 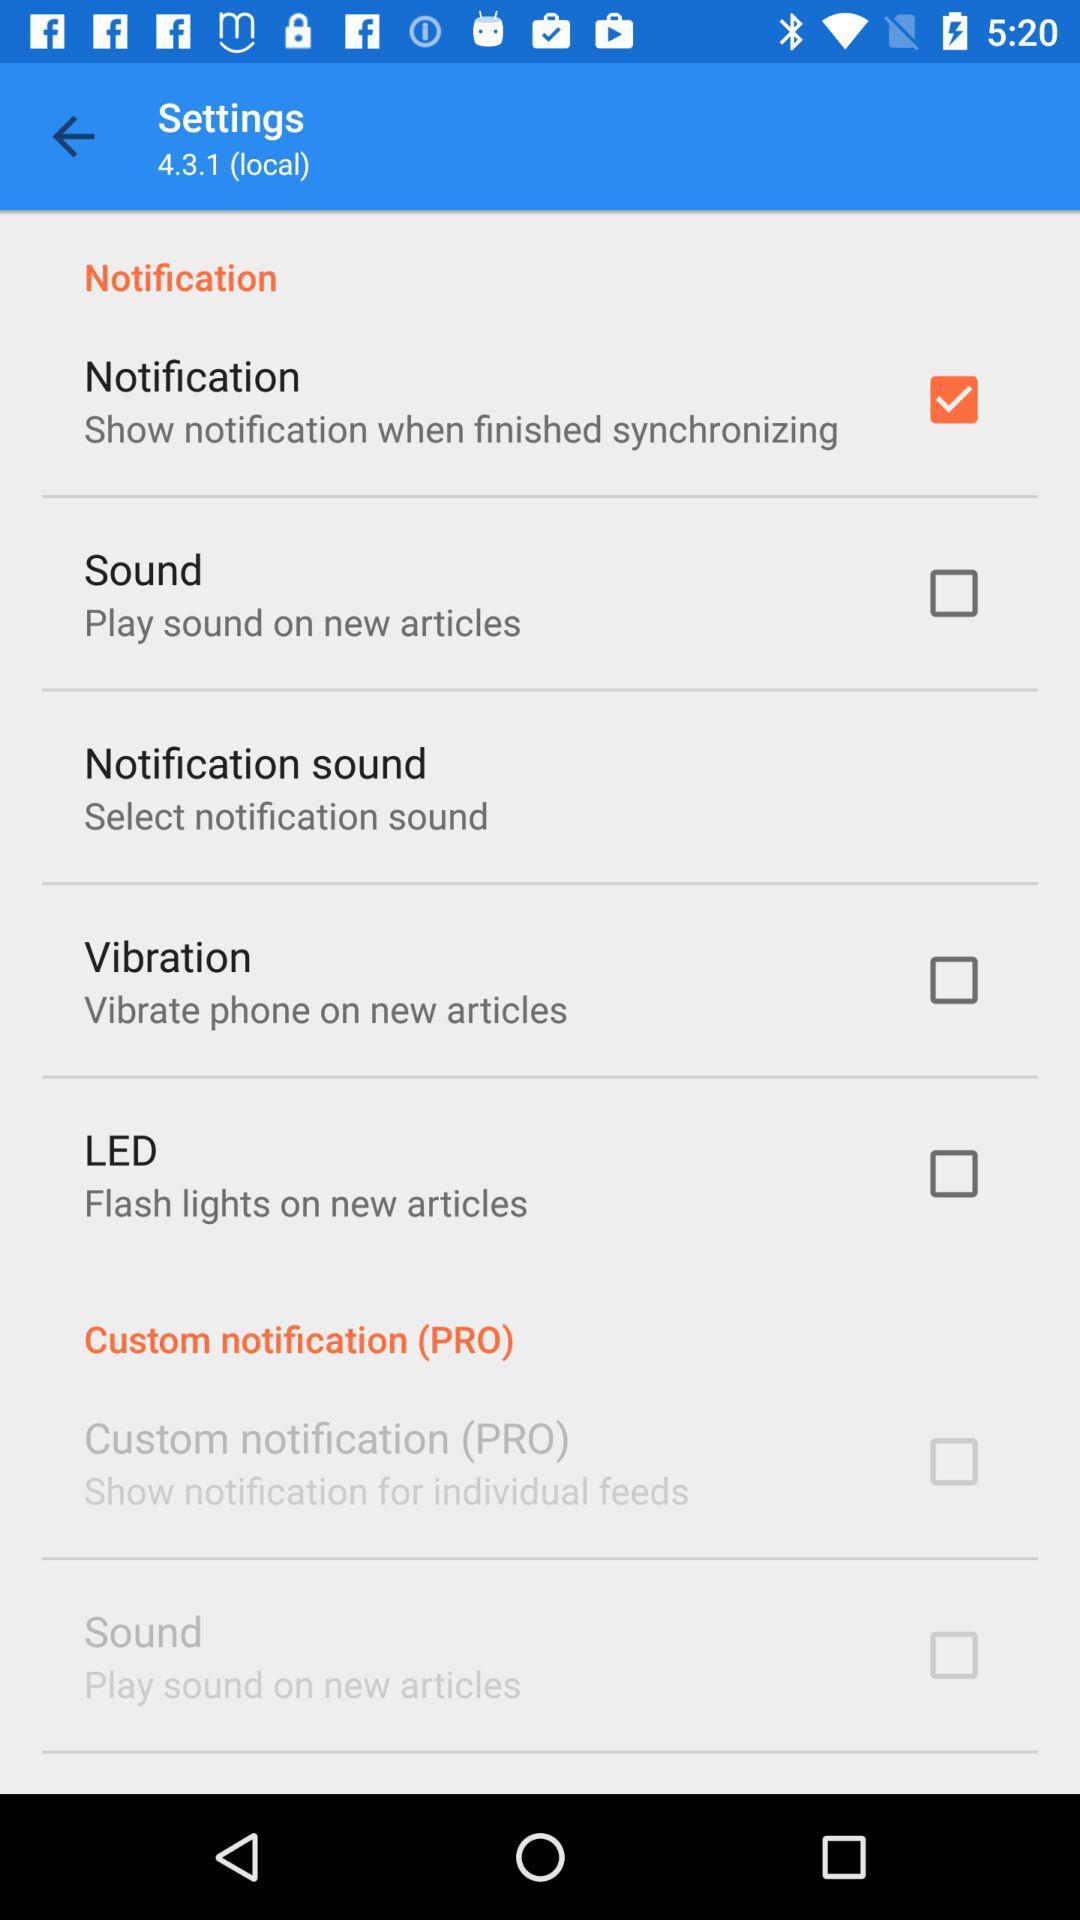 What do you see at coordinates (167, 954) in the screenshot?
I see `item above vibrate phone on` at bounding box center [167, 954].